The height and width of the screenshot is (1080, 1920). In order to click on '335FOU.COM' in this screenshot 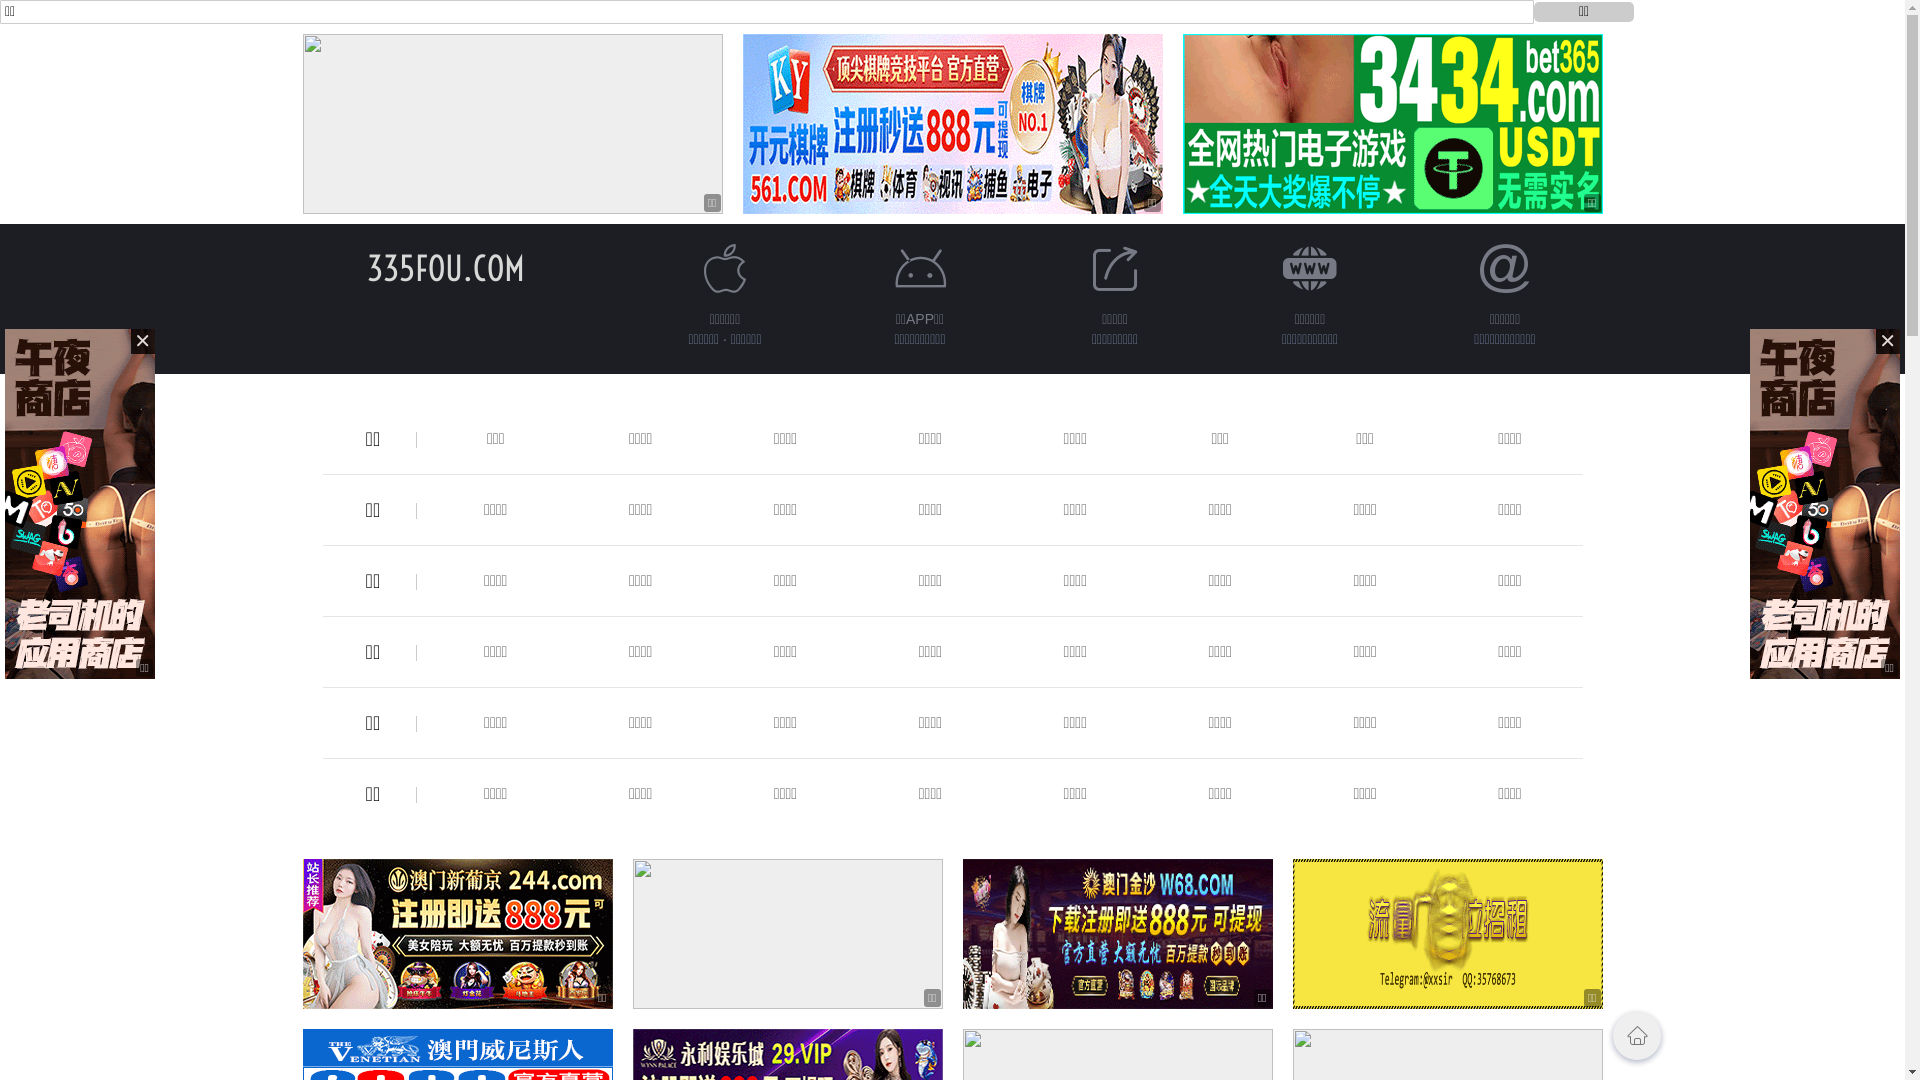, I will do `click(444, 267)`.